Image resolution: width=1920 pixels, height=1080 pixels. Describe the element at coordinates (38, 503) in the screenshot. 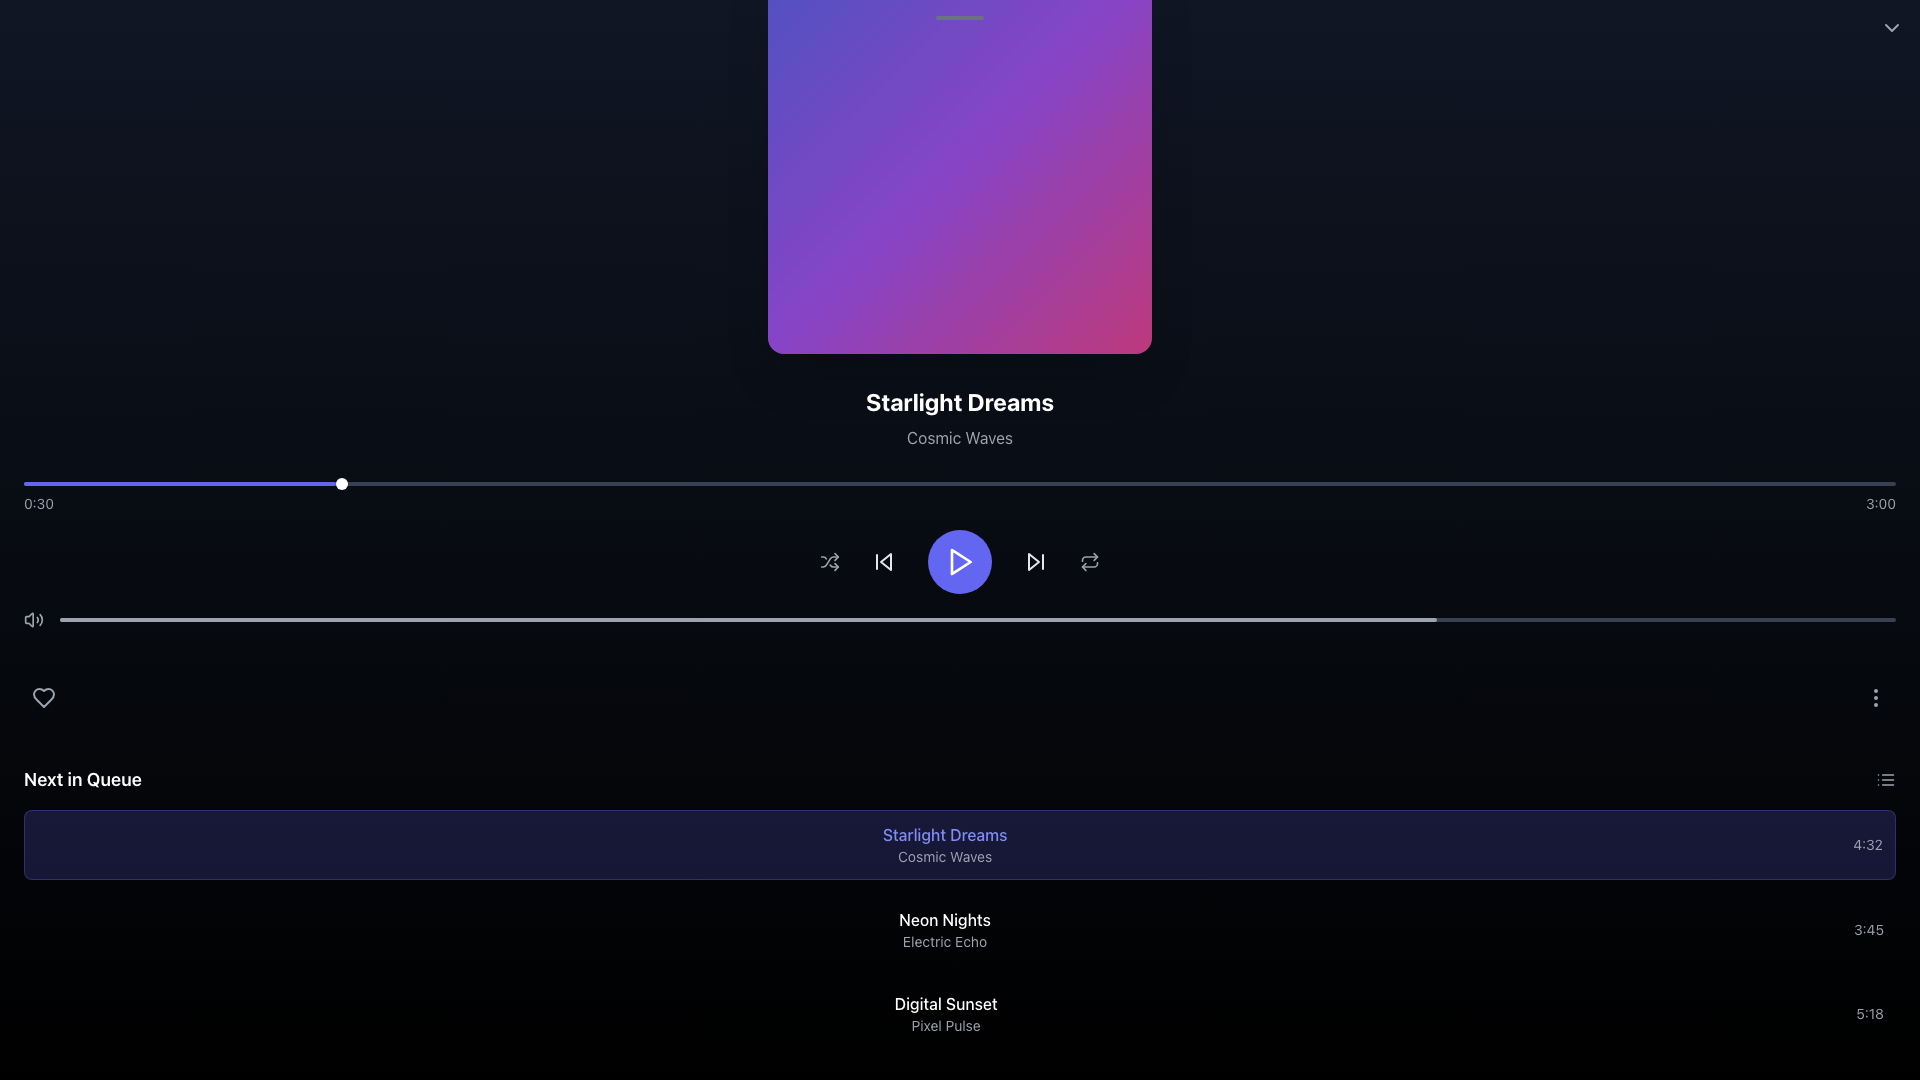

I see `text displayed in the elapsed time label located at the bottom-left of the progress bar, which shows the progression of playback` at that location.